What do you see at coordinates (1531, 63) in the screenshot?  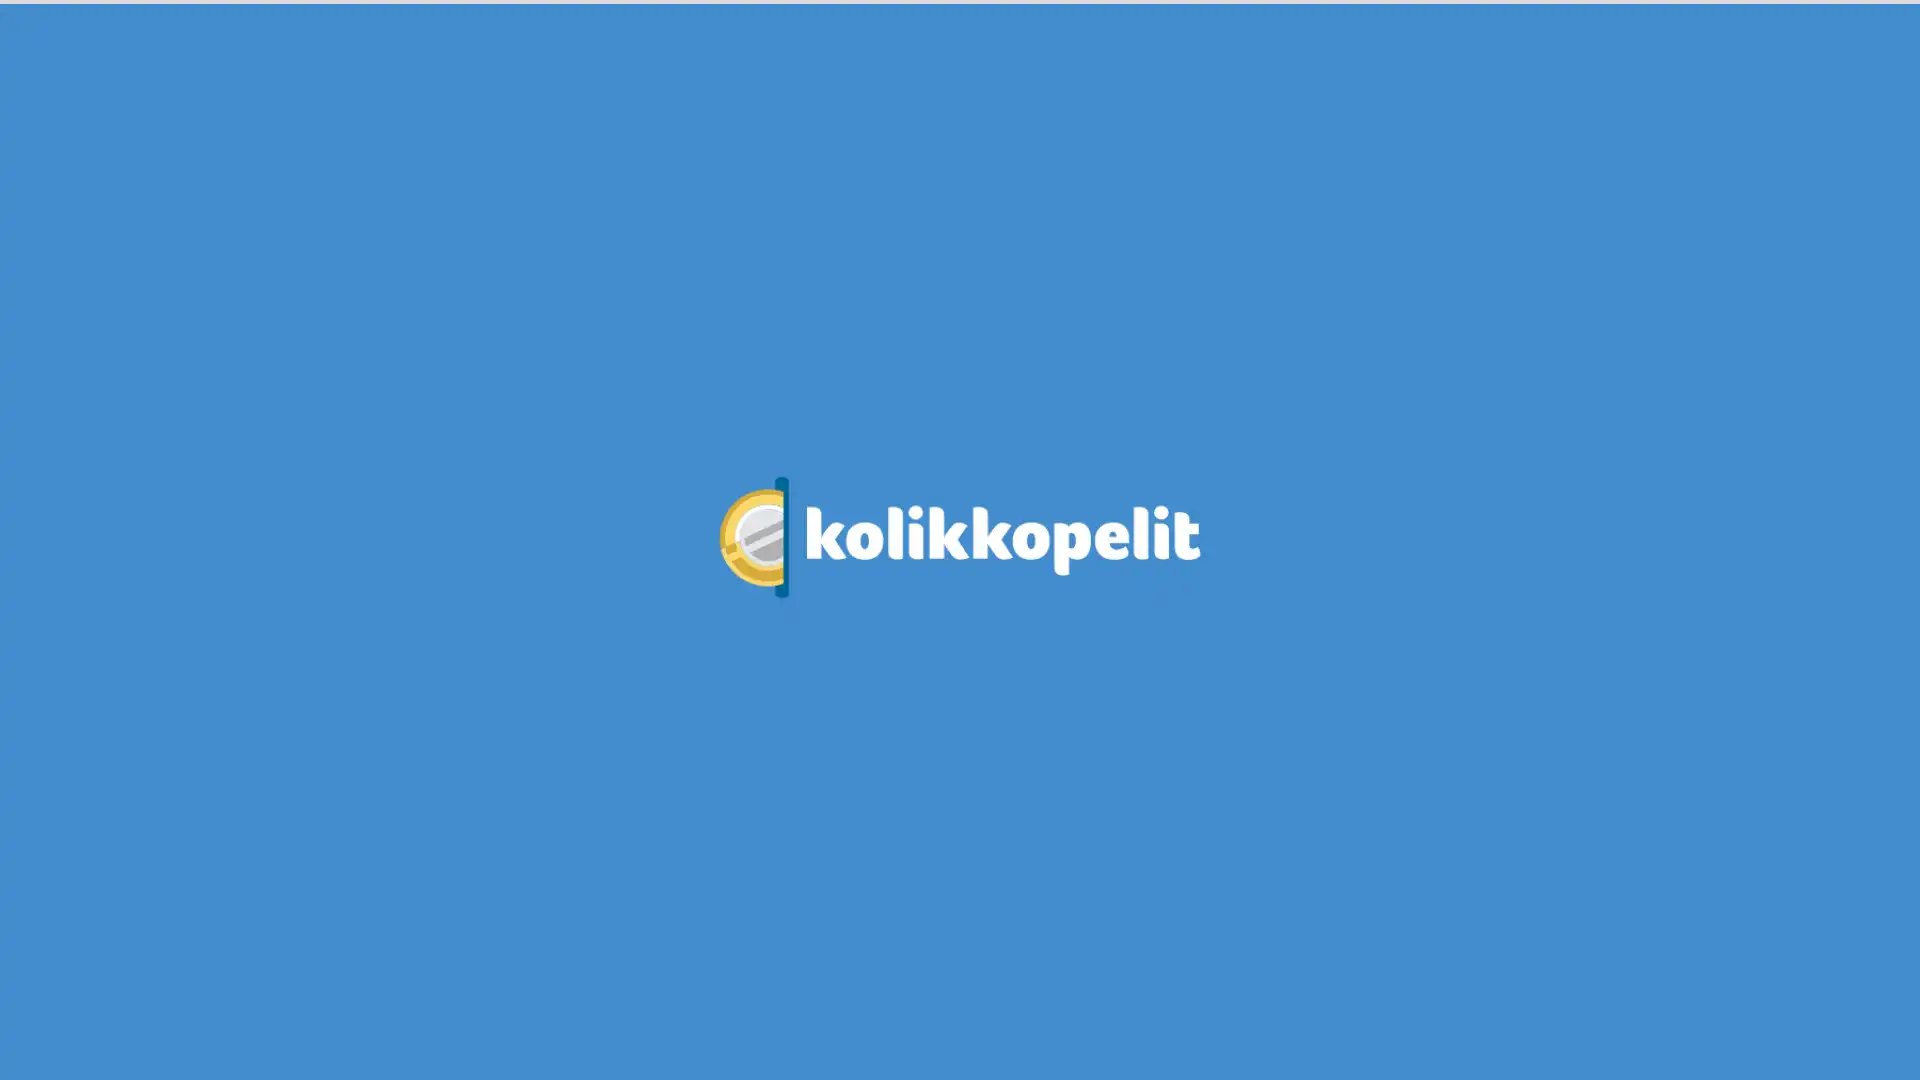 I see `Kirjaudu` at bounding box center [1531, 63].